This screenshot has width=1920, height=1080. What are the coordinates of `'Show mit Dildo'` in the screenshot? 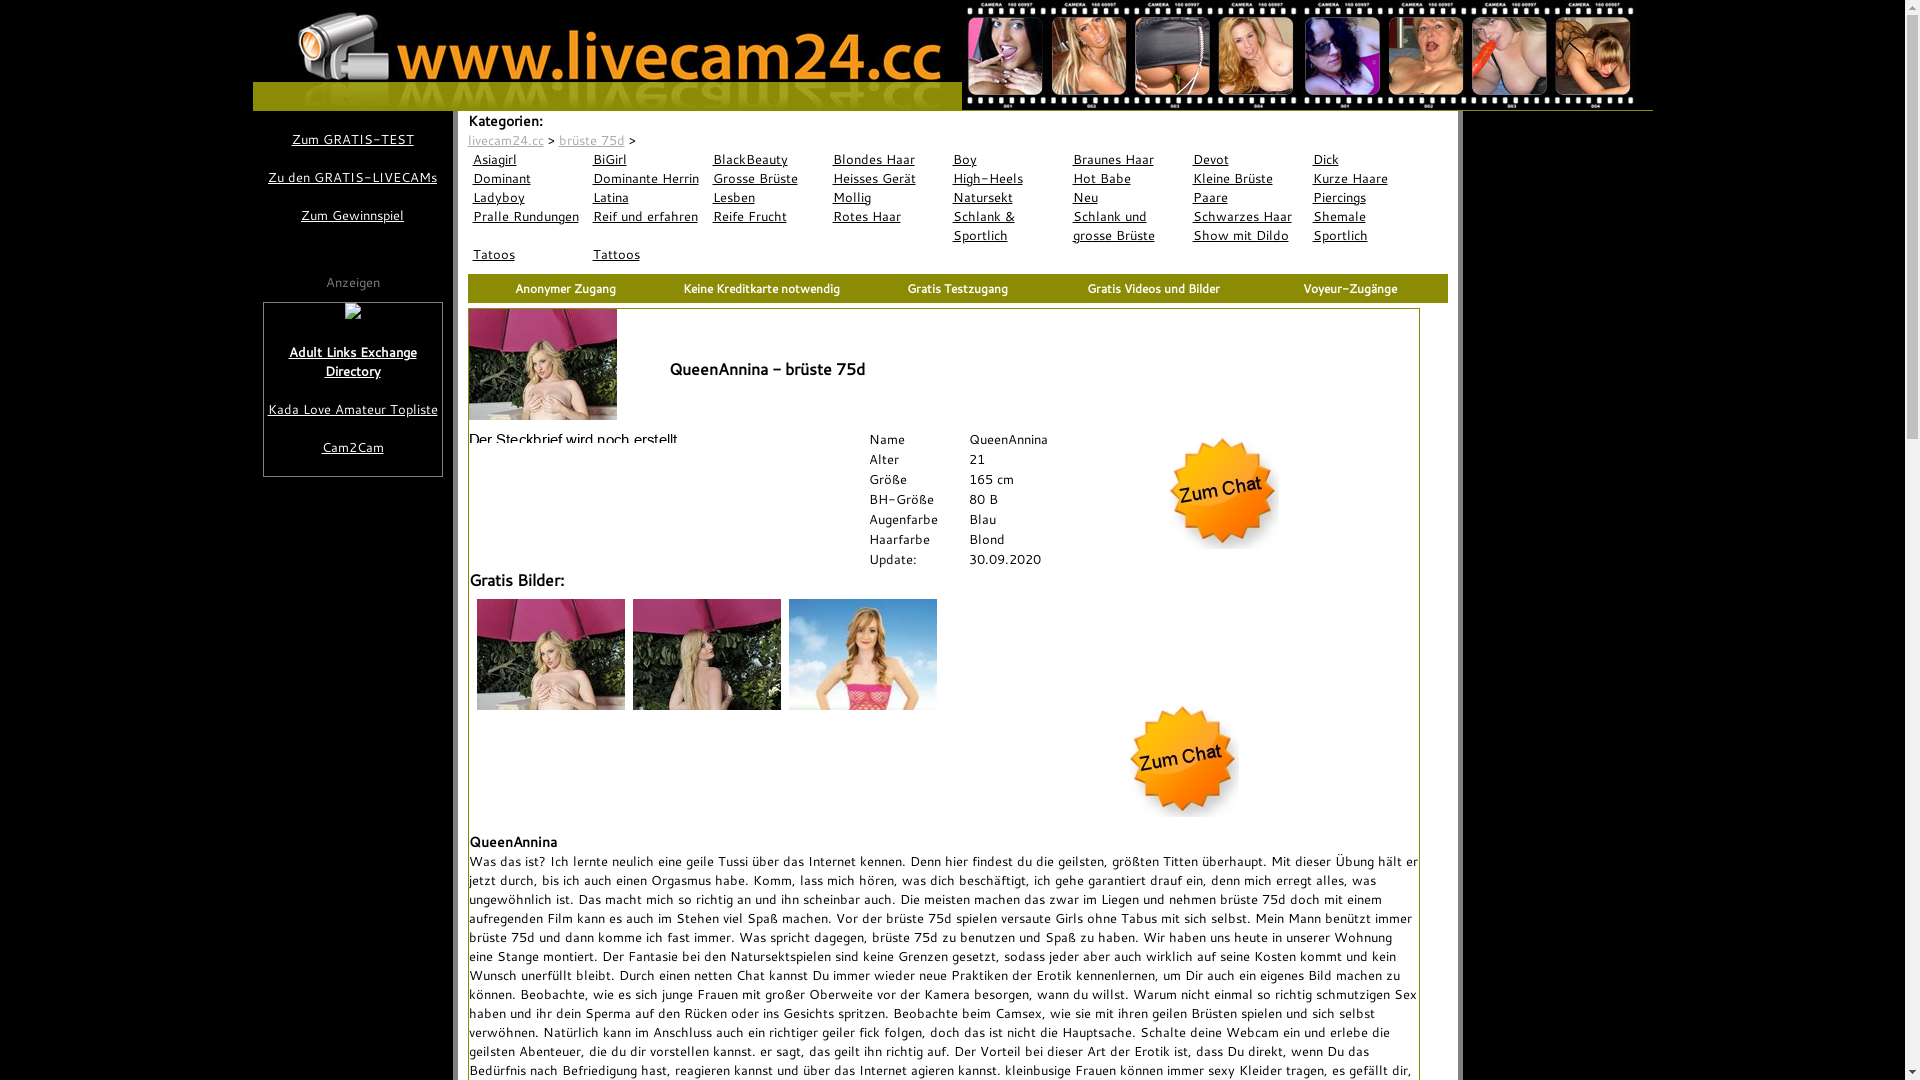 It's located at (1247, 234).